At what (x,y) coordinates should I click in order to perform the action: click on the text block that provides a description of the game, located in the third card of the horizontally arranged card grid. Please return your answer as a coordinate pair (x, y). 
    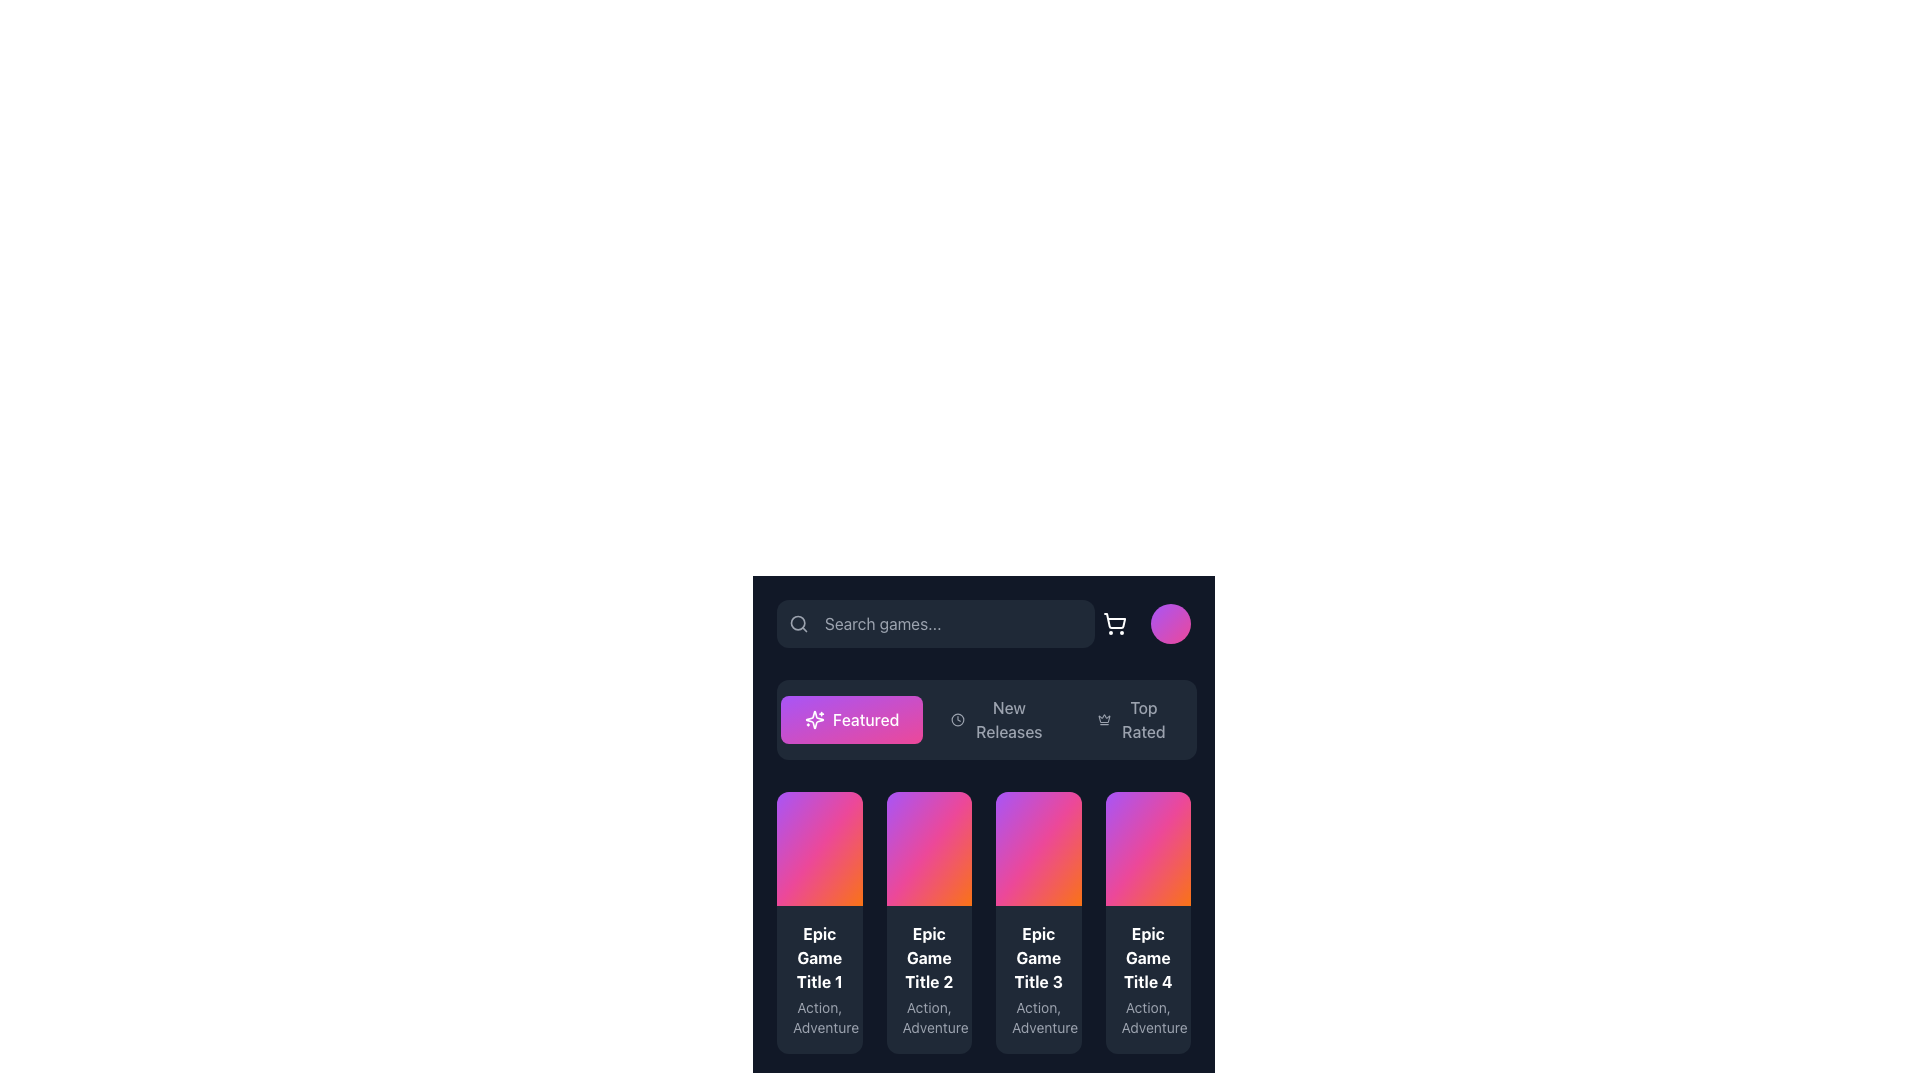
    Looking at the image, I should click on (1038, 928).